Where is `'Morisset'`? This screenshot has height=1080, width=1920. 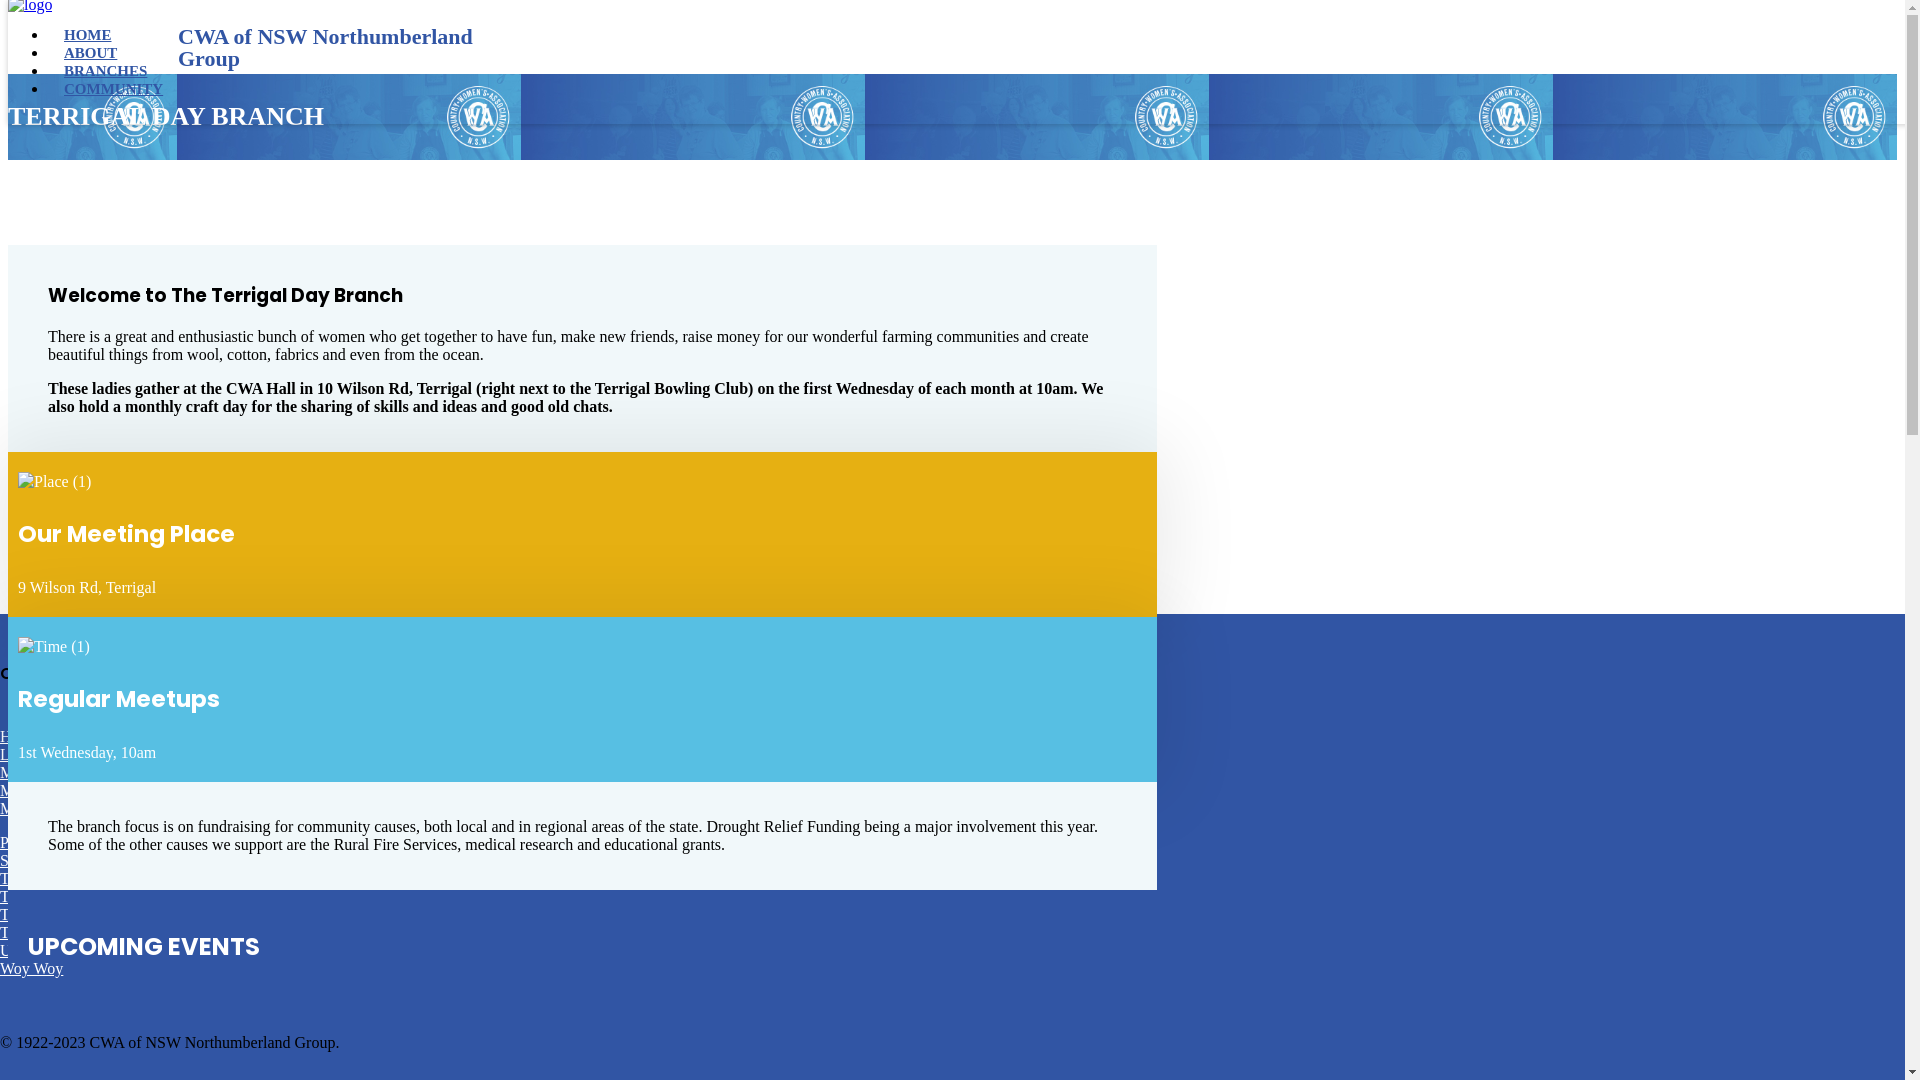 'Morisset' is located at coordinates (28, 807).